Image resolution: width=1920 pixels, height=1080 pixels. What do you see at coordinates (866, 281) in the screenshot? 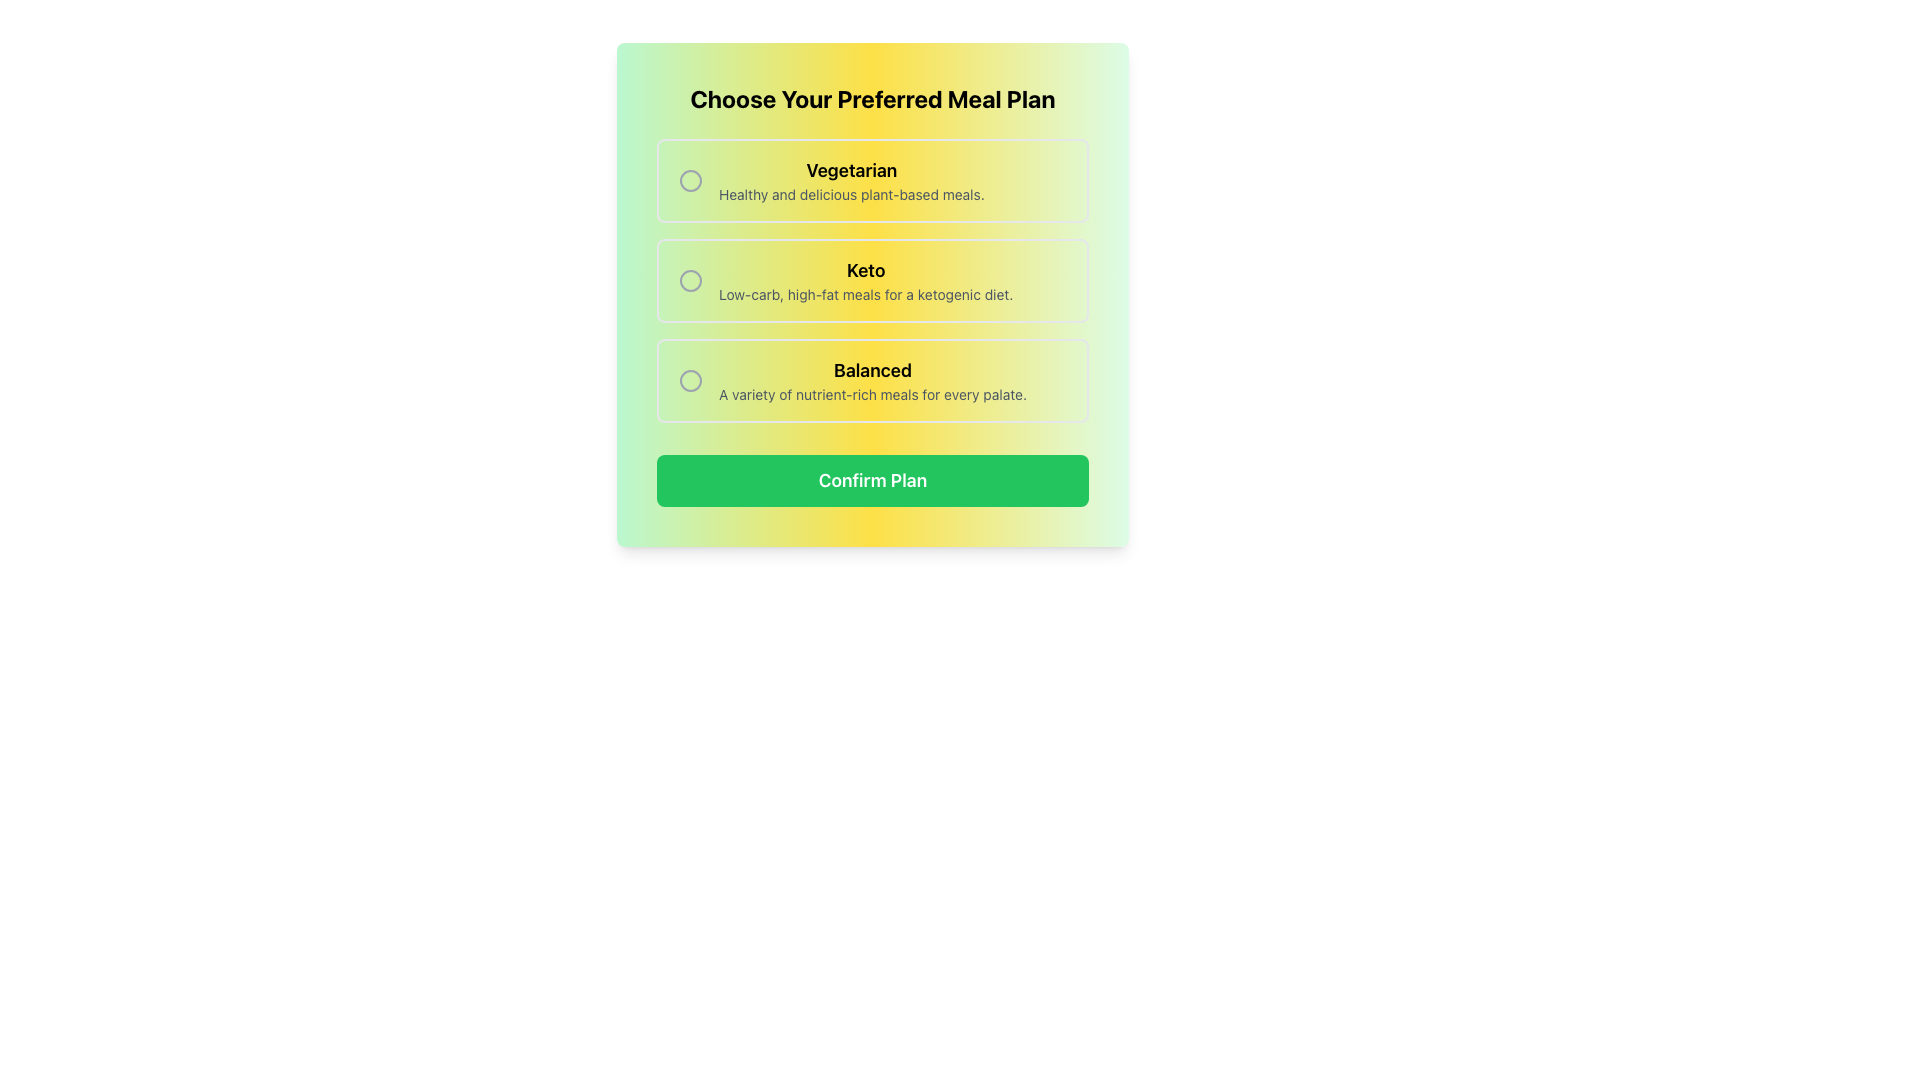
I see `description text 'Low-carb, high-fat meals for a ketogenic diet.' from the Keto meal plan label, which is prominently displayed in the middle selectable option of the meal plans` at bounding box center [866, 281].